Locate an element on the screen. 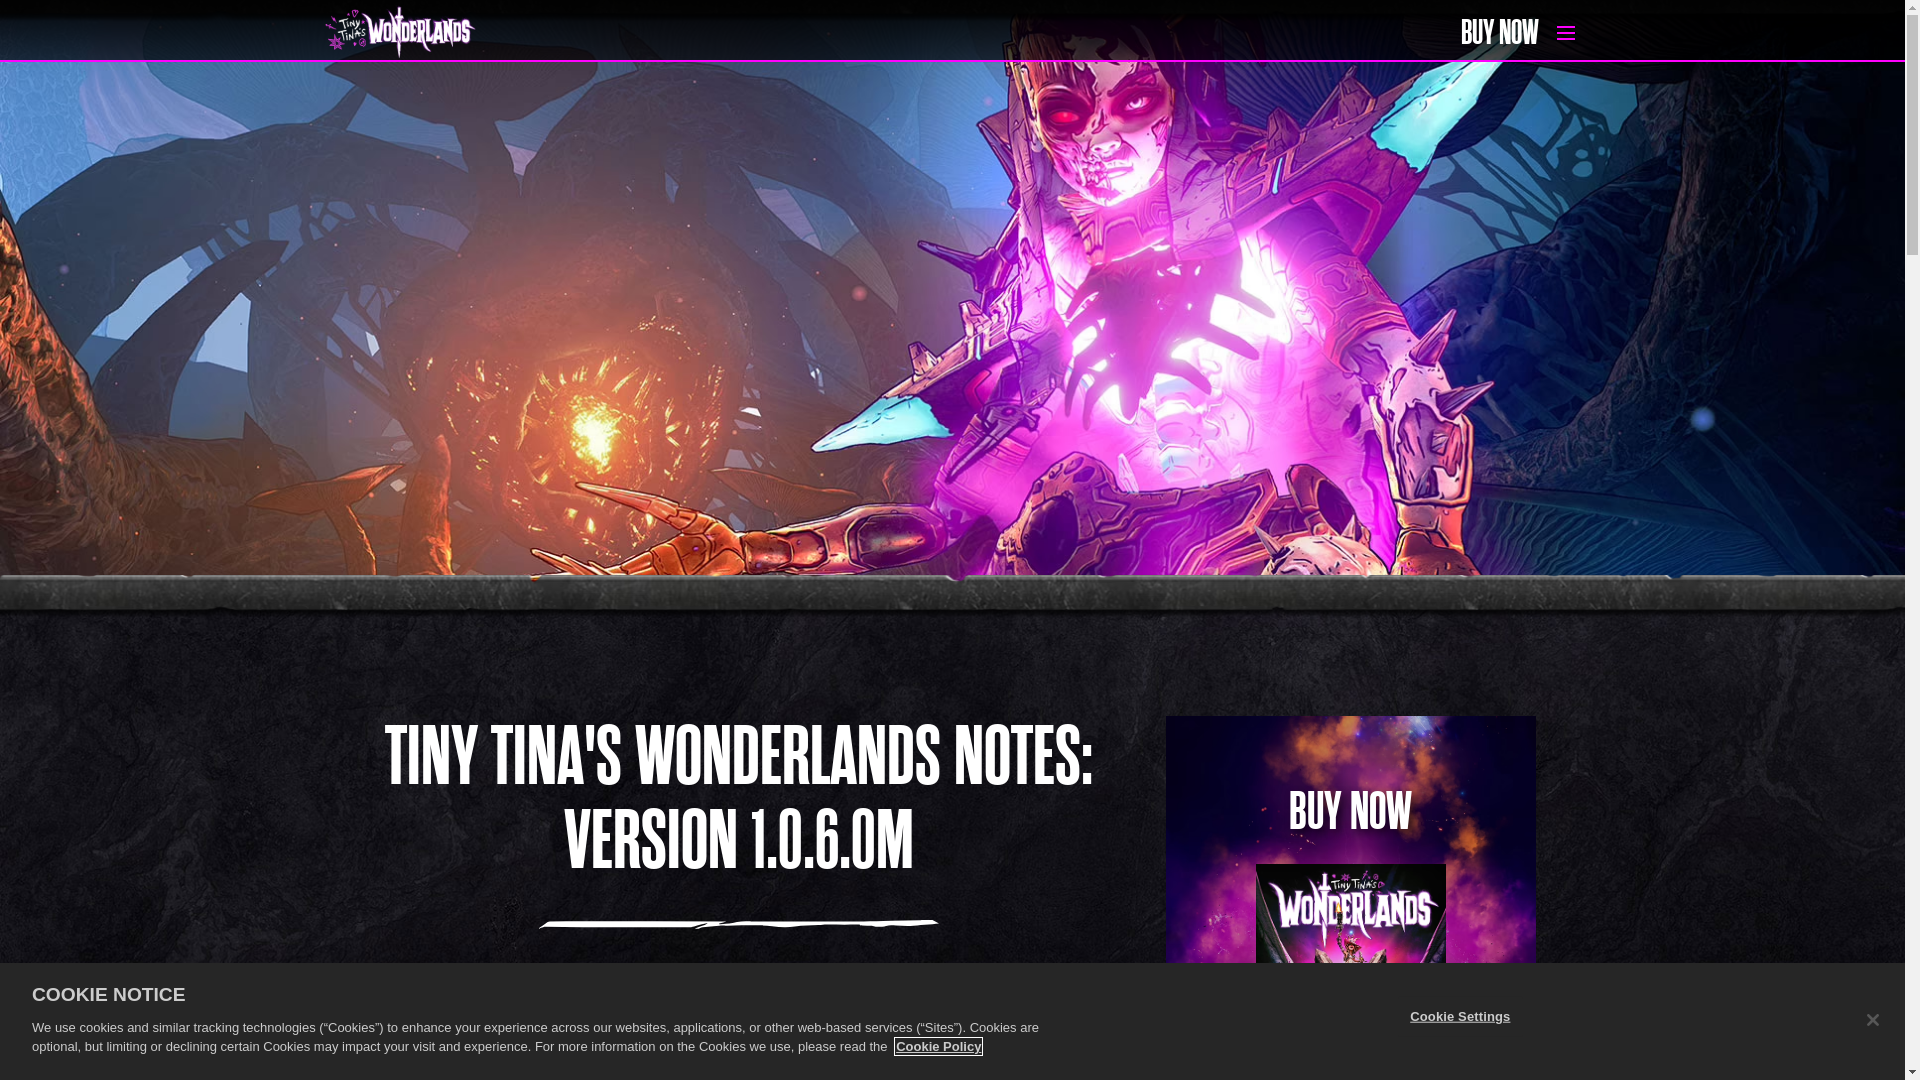 The image size is (1920, 1080). 'Cookie Policy' is located at coordinates (895, 1045).